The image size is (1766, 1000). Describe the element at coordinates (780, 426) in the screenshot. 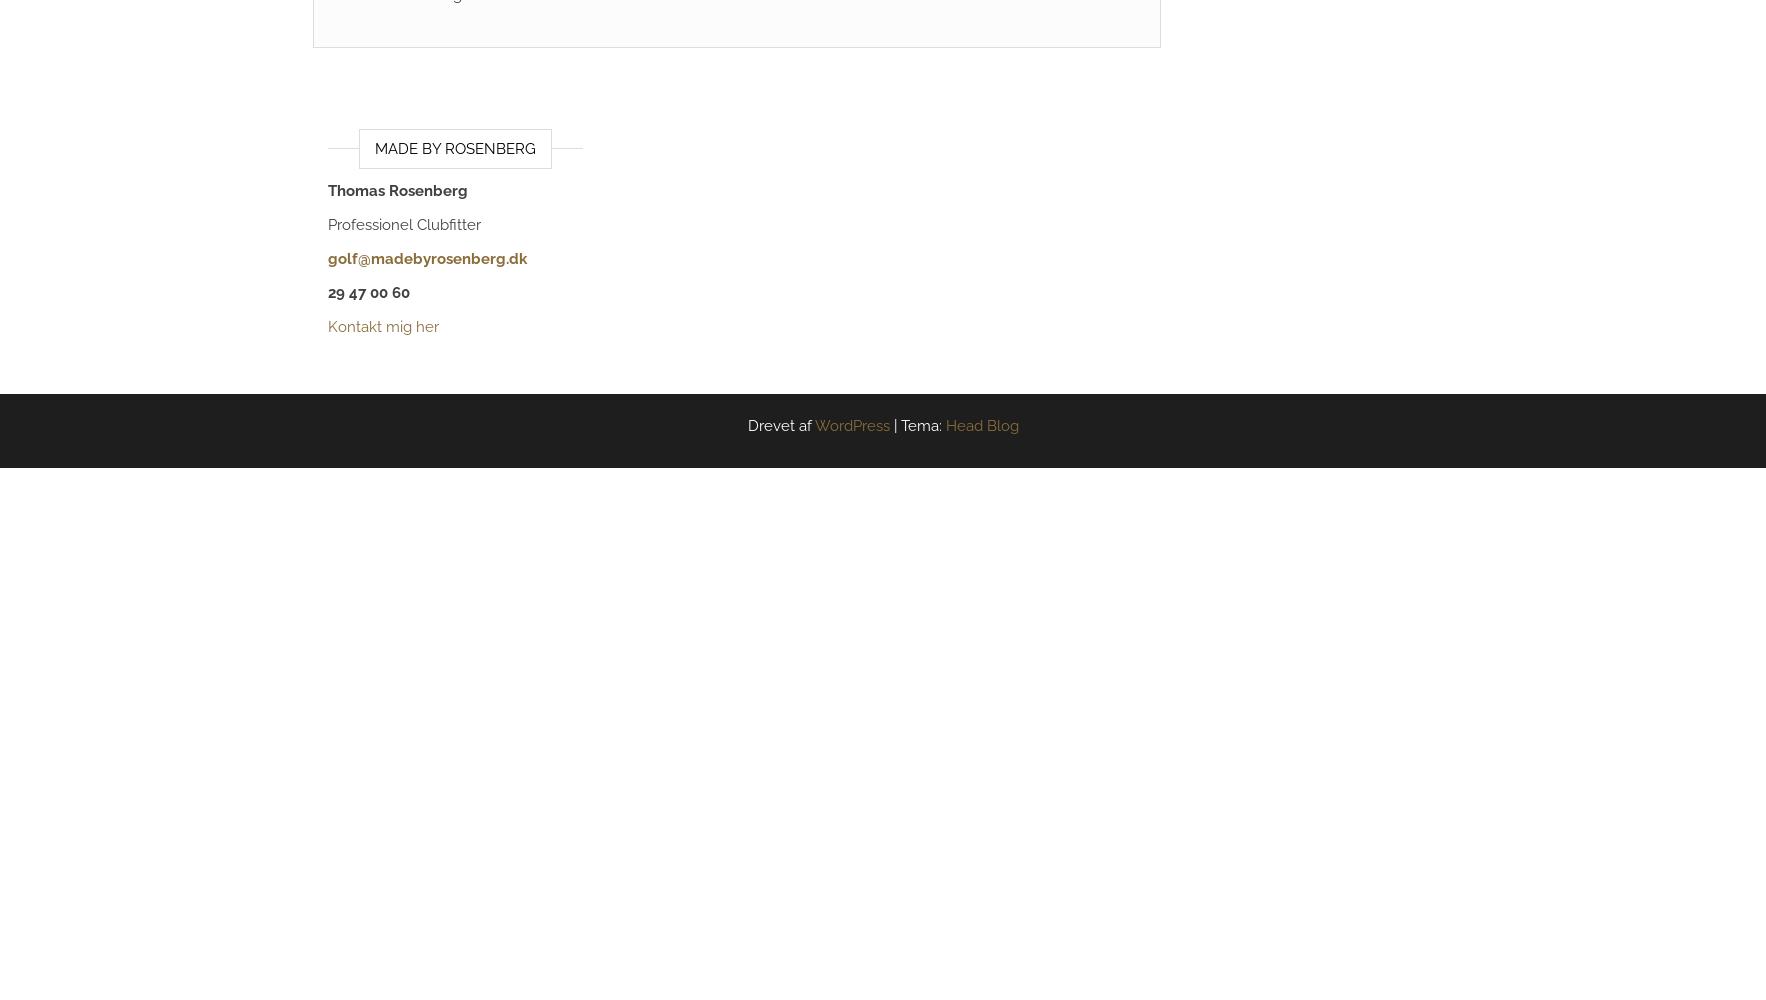

I see `'Drevet af'` at that location.